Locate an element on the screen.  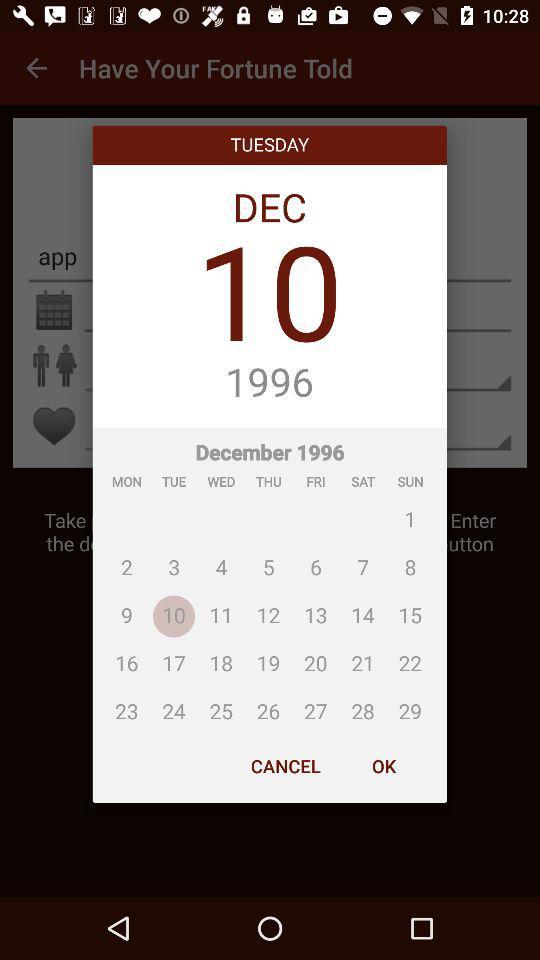
1996 icon is located at coordinates (269, 382).